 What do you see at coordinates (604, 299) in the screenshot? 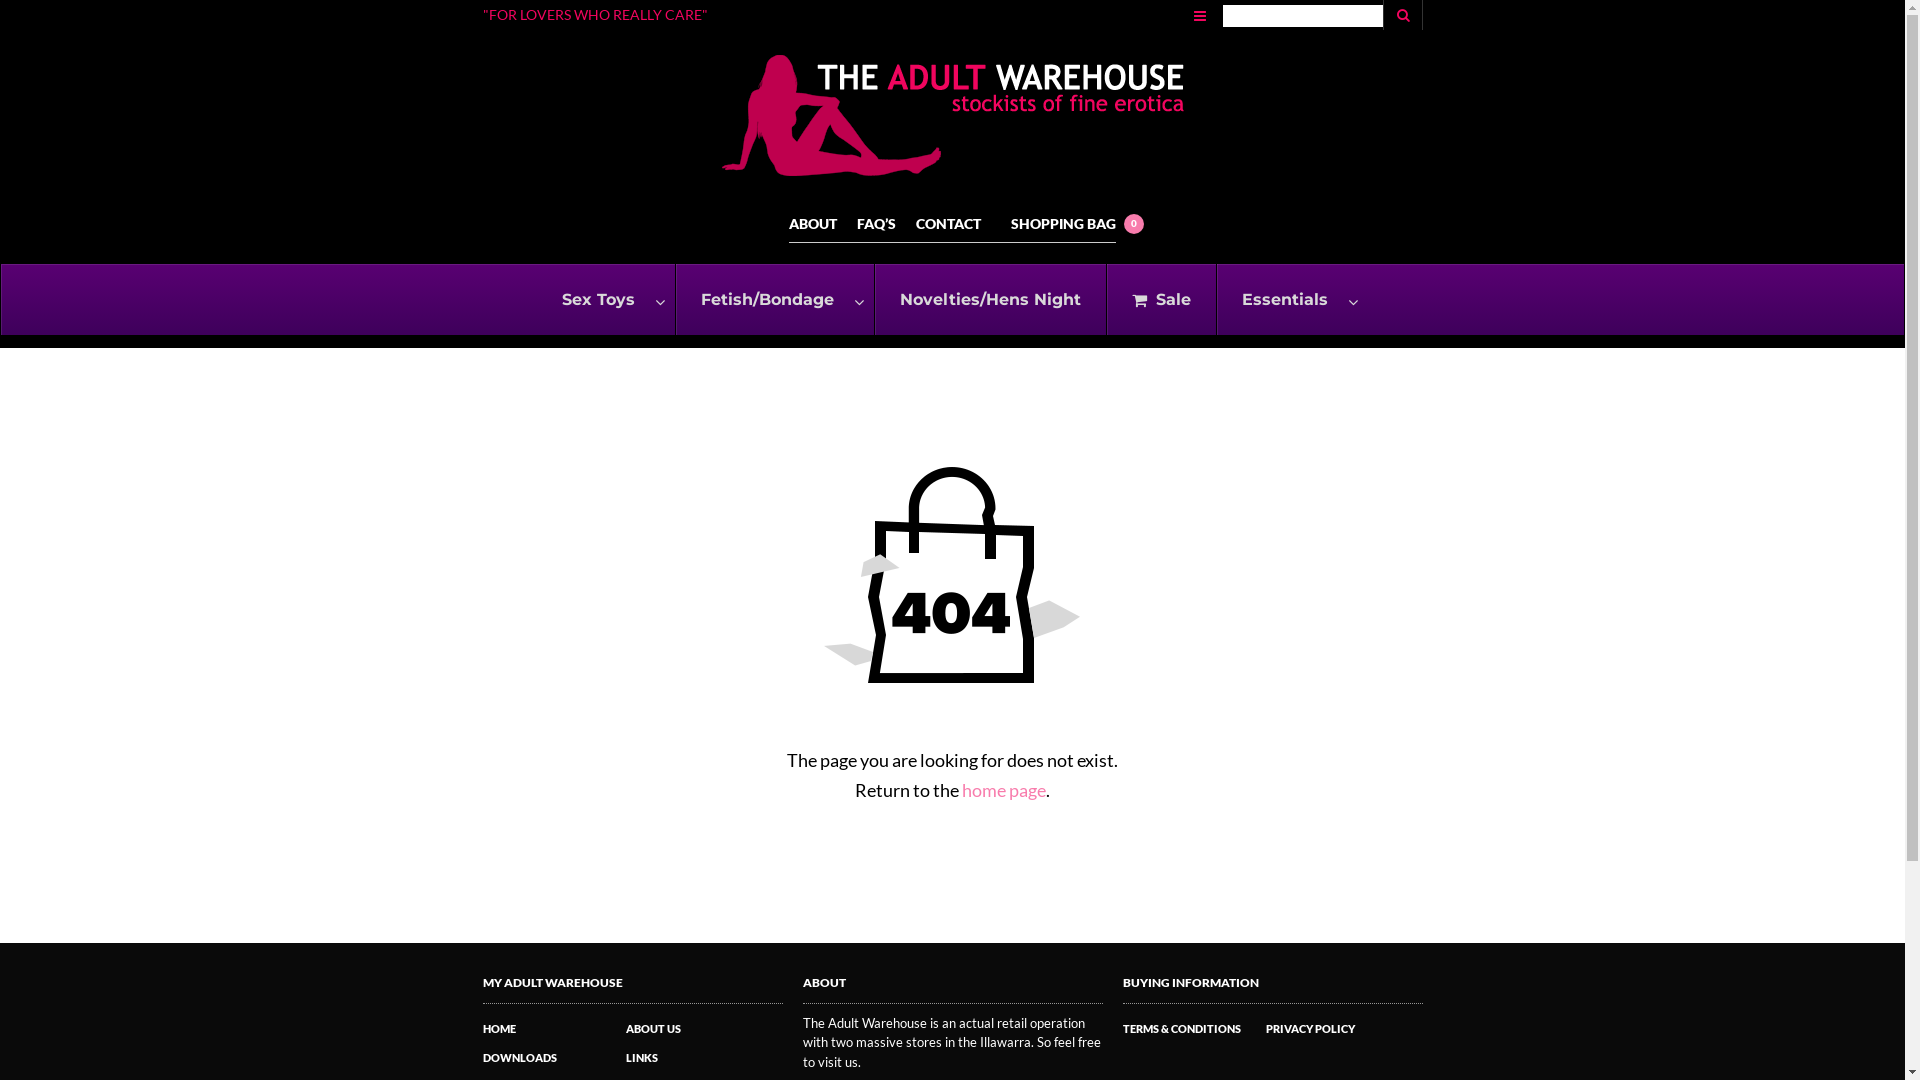
I see `'Sex Toys'` at bounding box center [604, 299].